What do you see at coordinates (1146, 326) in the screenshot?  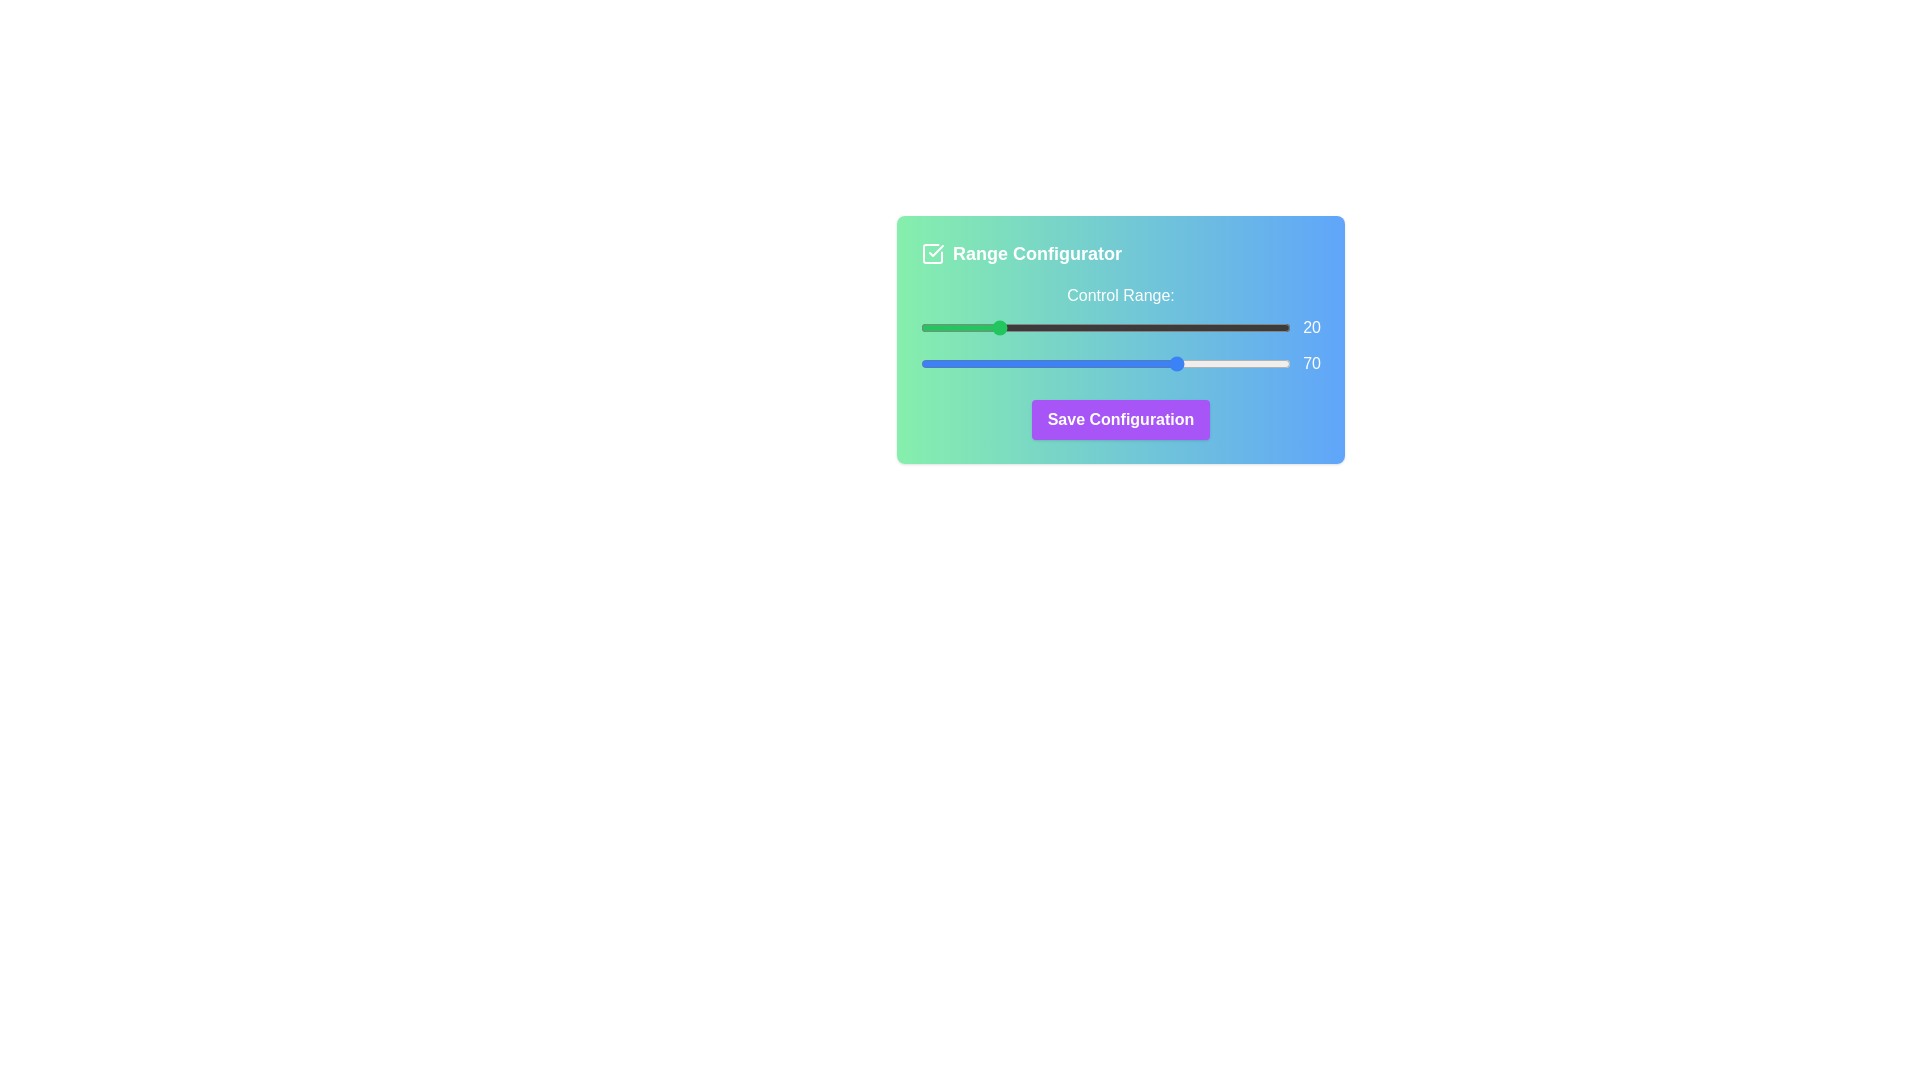 I see `the start range slider to set the value to 61` at bounding box center [1146, 326].